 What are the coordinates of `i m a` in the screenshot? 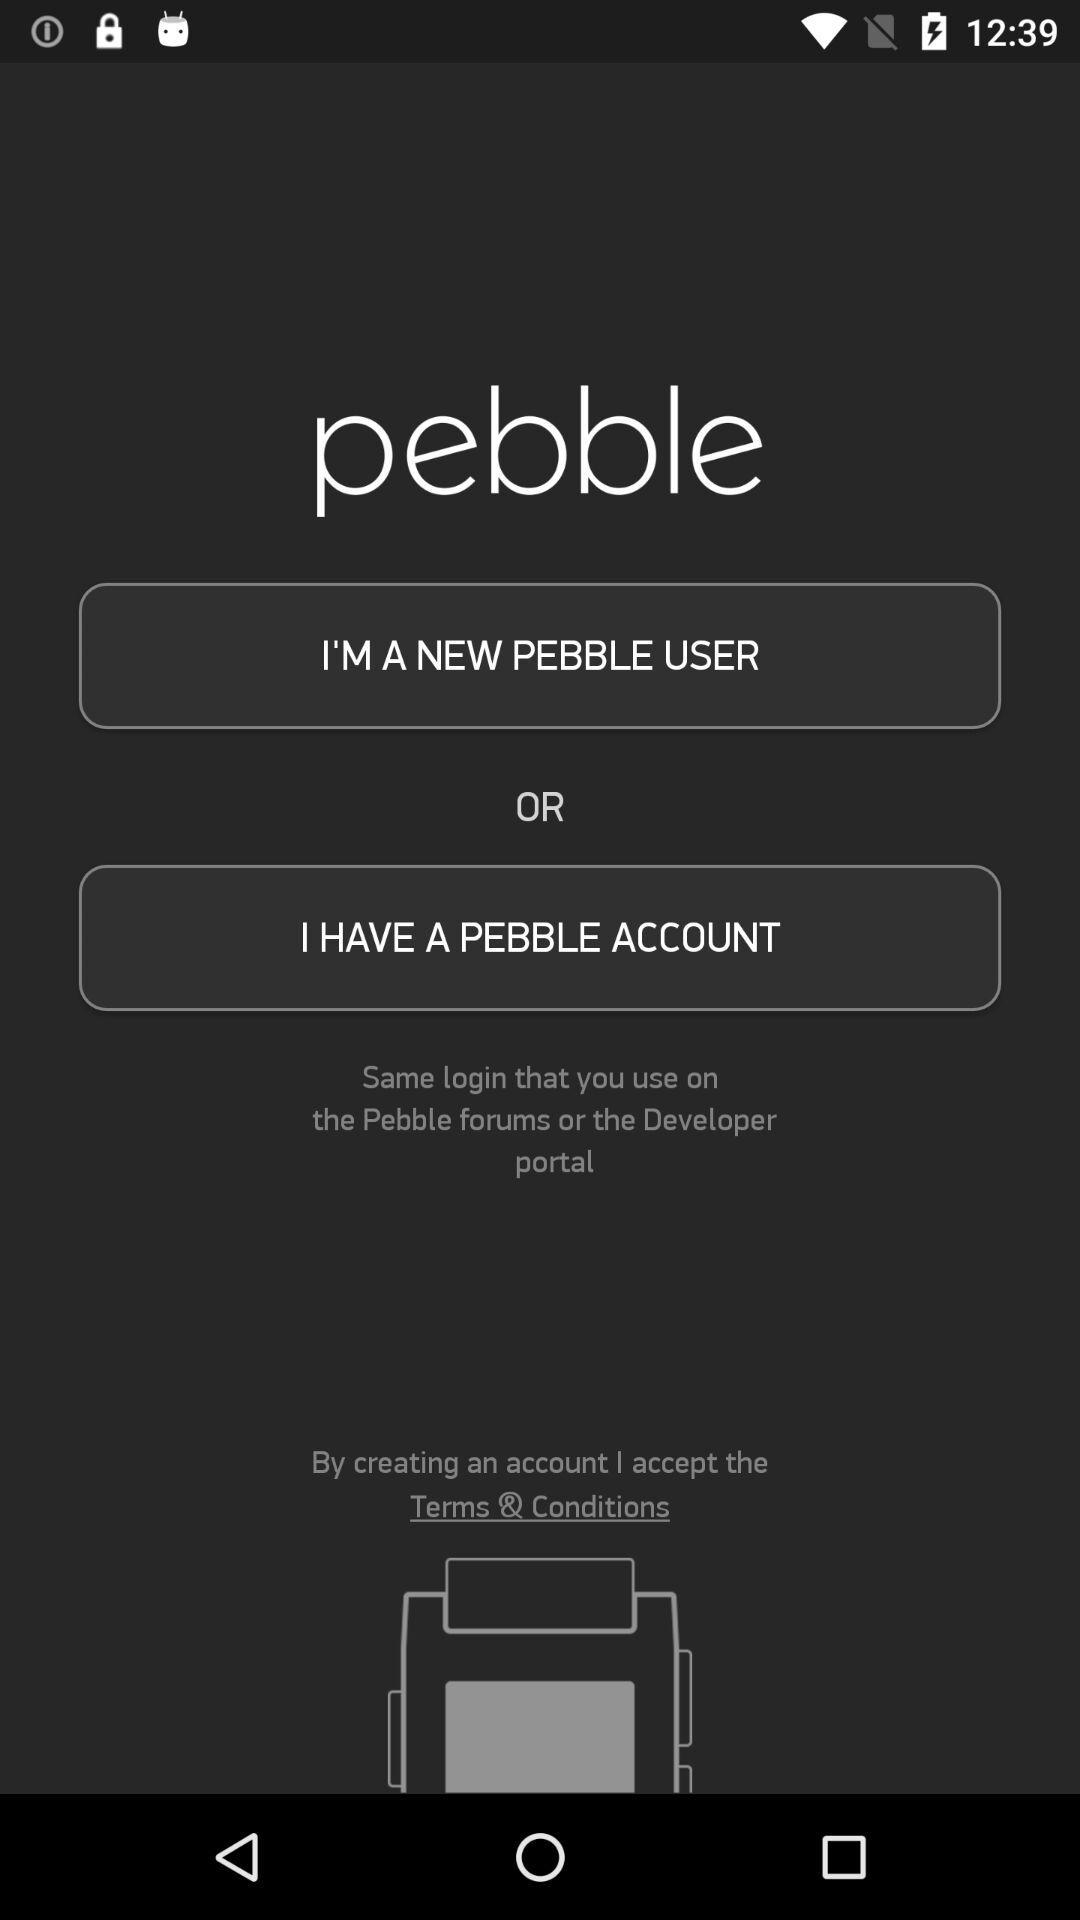 It's located at (540, 655).